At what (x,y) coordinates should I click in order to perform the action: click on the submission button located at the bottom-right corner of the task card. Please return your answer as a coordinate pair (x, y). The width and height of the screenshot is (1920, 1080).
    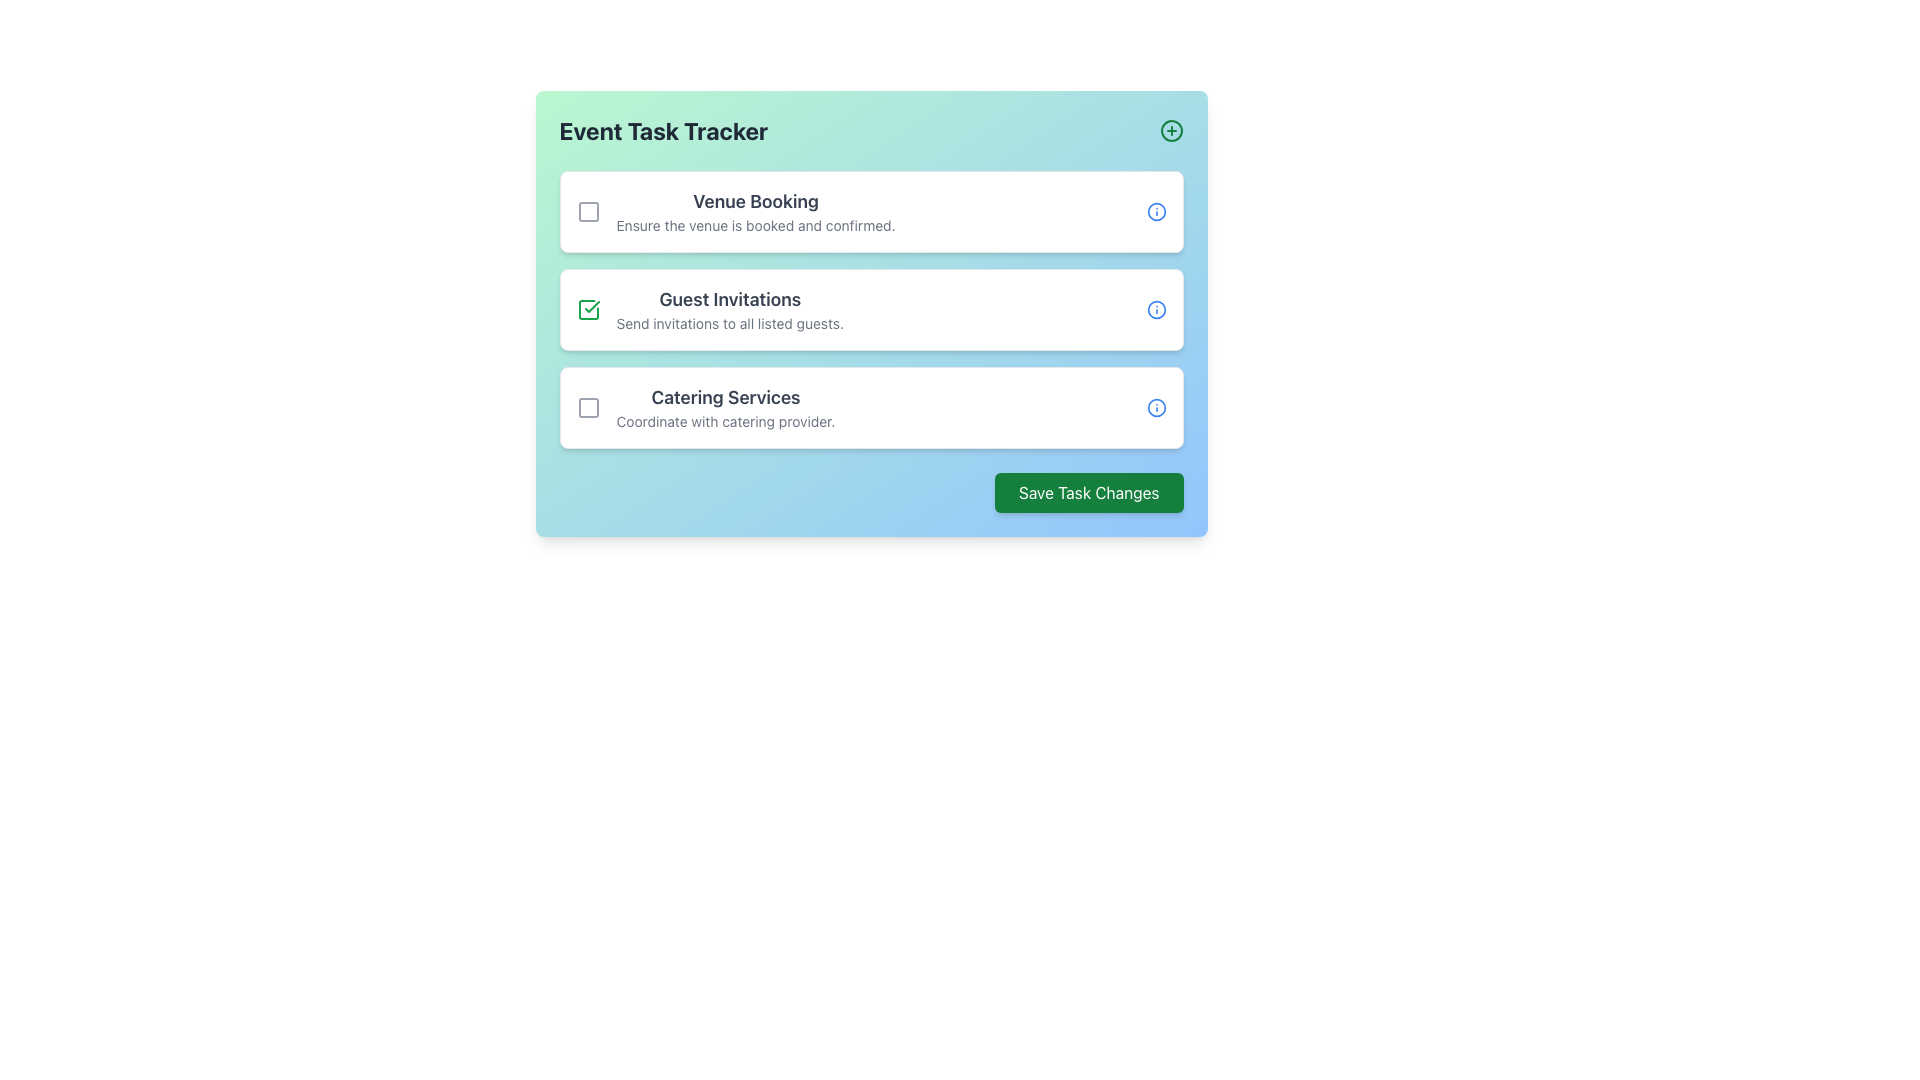
    Looking at the image, I should click on (1088, 493).